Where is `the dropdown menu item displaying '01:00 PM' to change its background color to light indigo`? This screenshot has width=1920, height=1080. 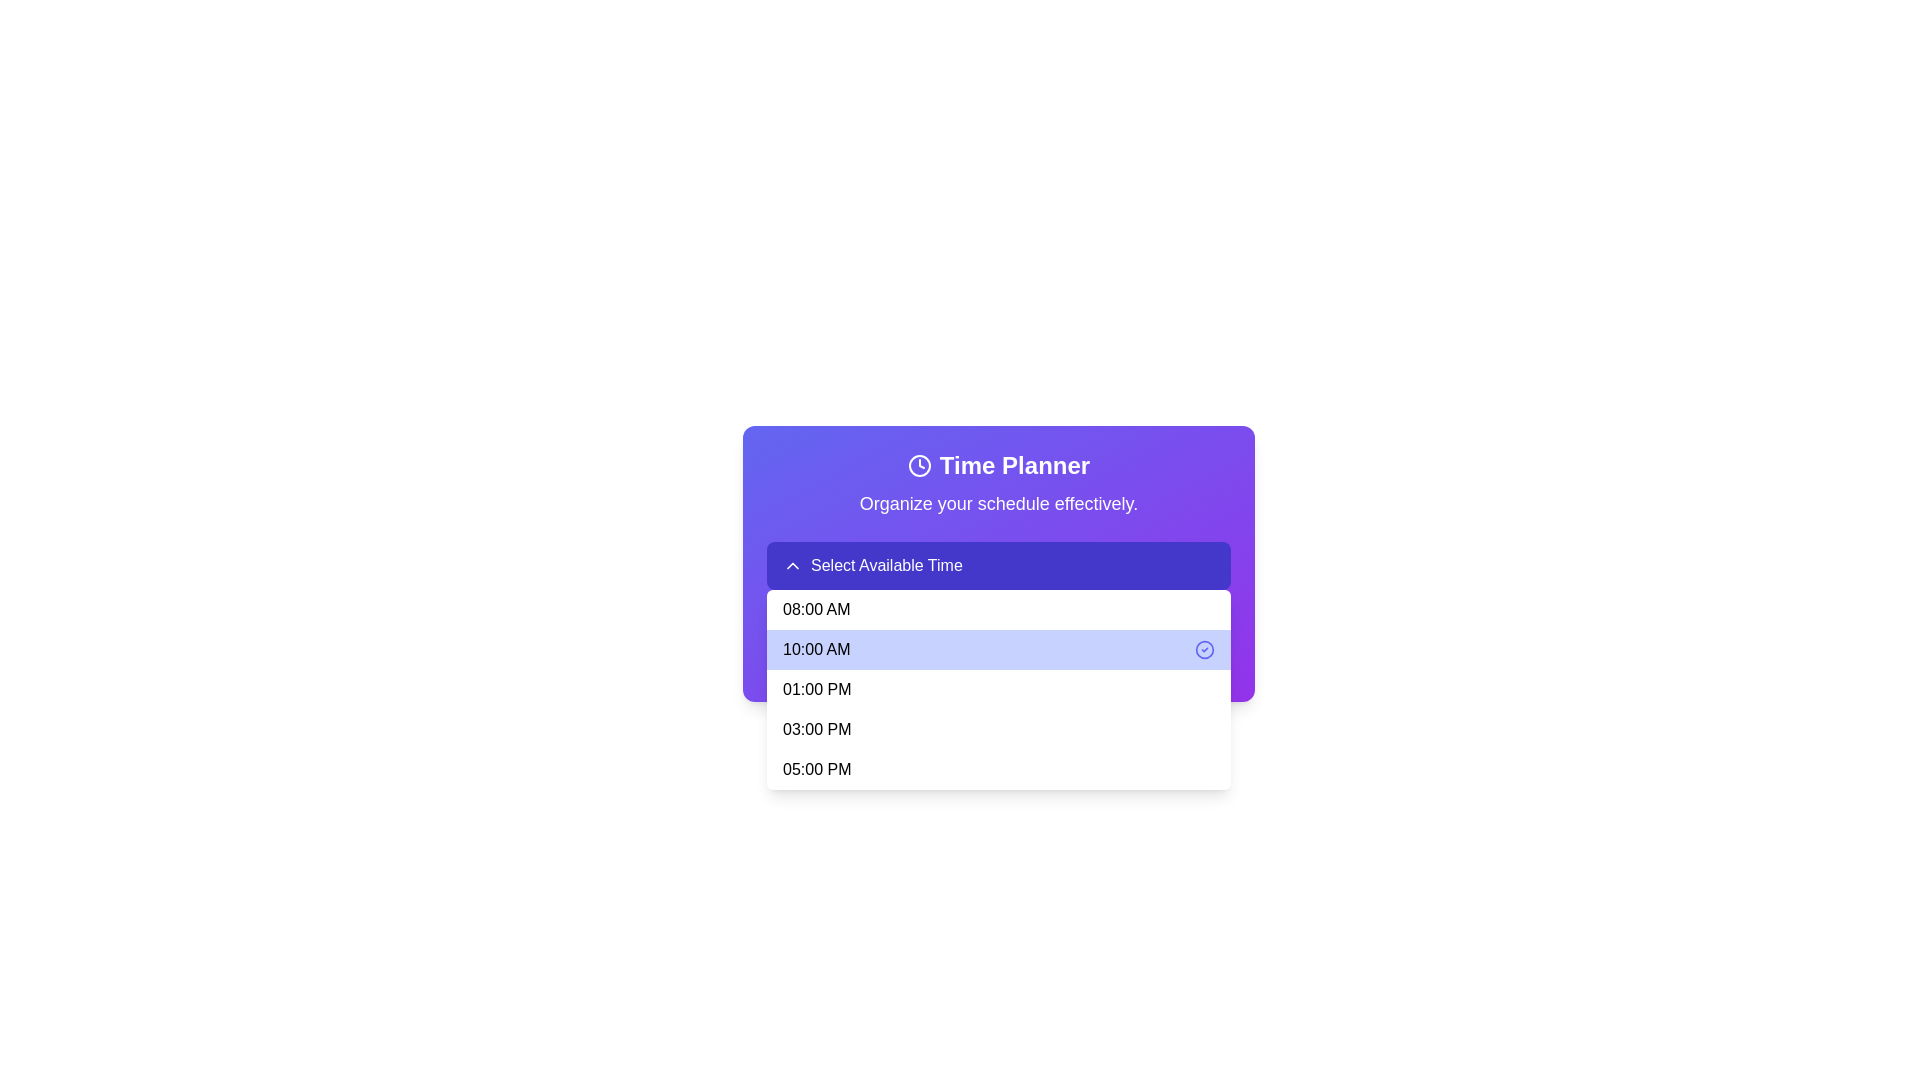
the dropdown menu item displaying '01:00 PM' to change its background color to light indigo is located at coordinates (998, 689).